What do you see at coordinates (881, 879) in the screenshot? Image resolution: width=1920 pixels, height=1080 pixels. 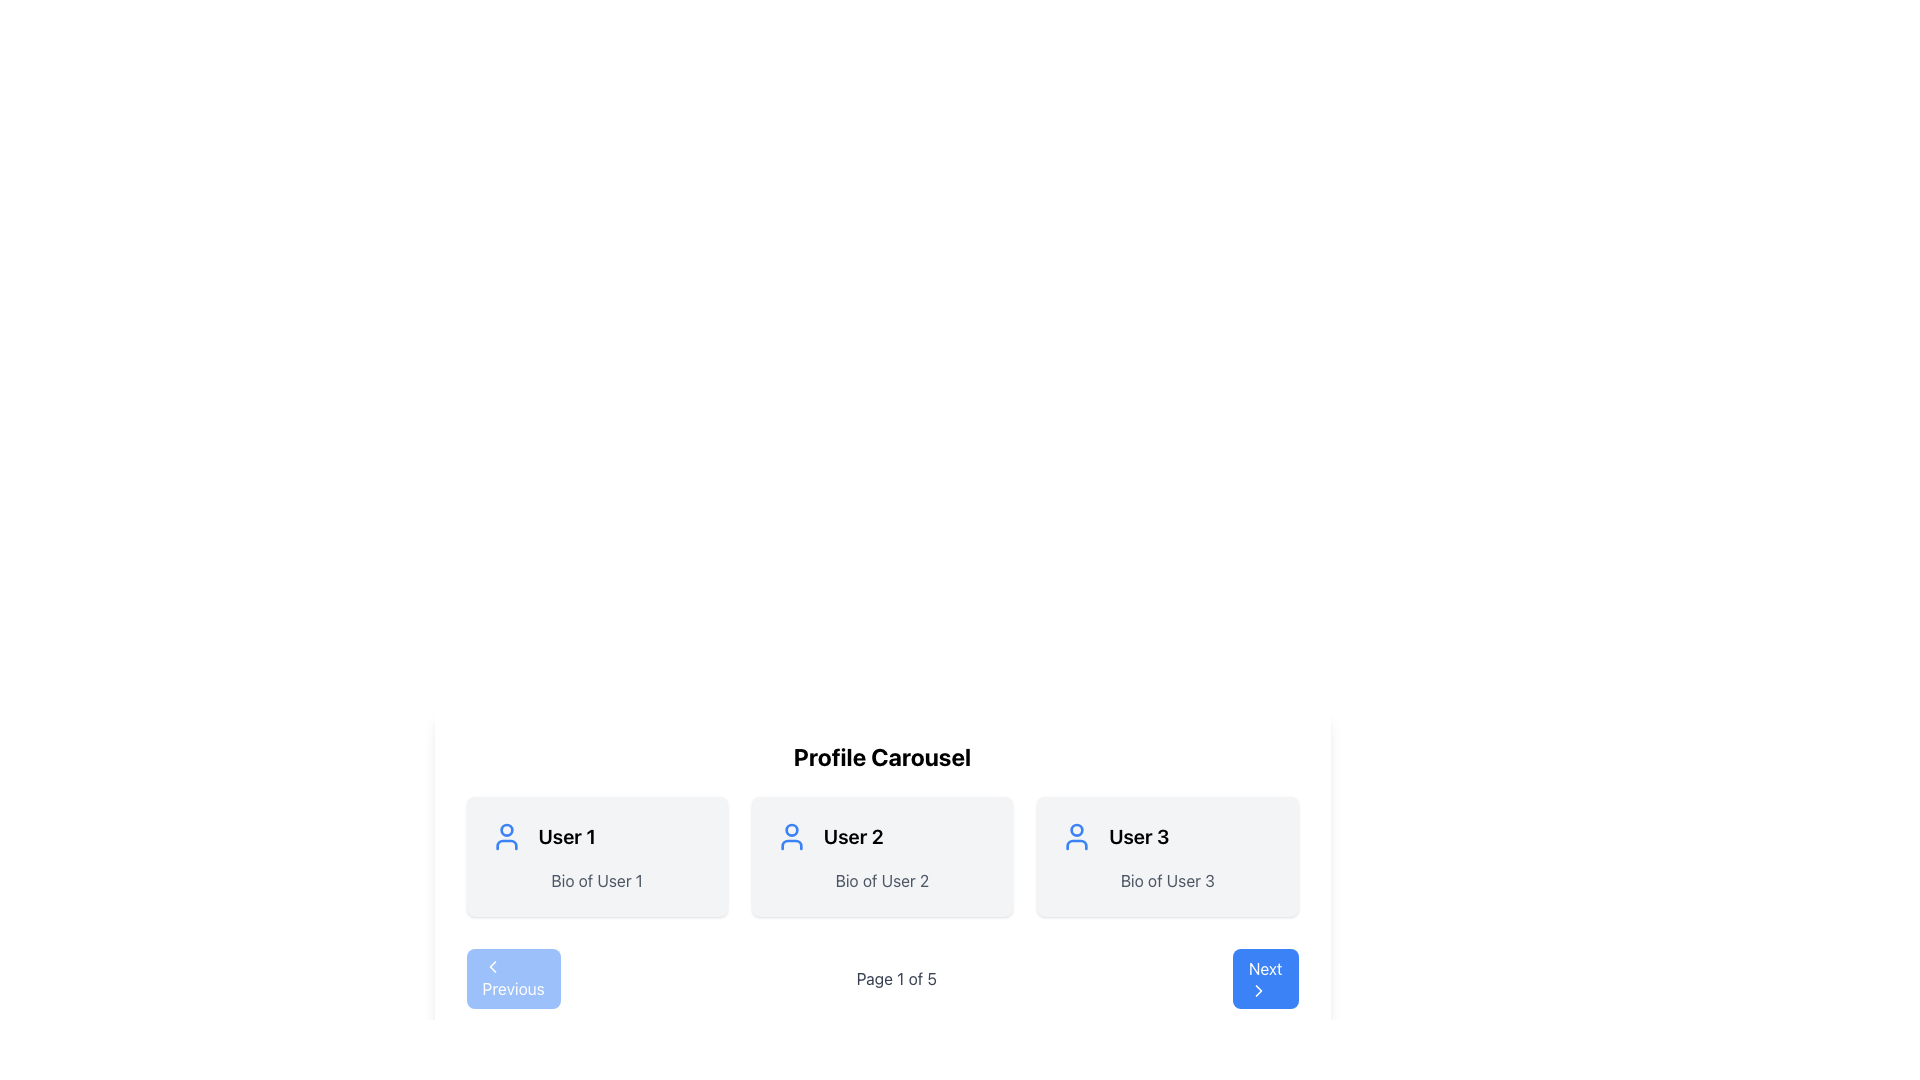 I see `the static text label displaying 'Bio of User 2' located below 'User 2' in the second user profile card` at bounding box center [881, 879].